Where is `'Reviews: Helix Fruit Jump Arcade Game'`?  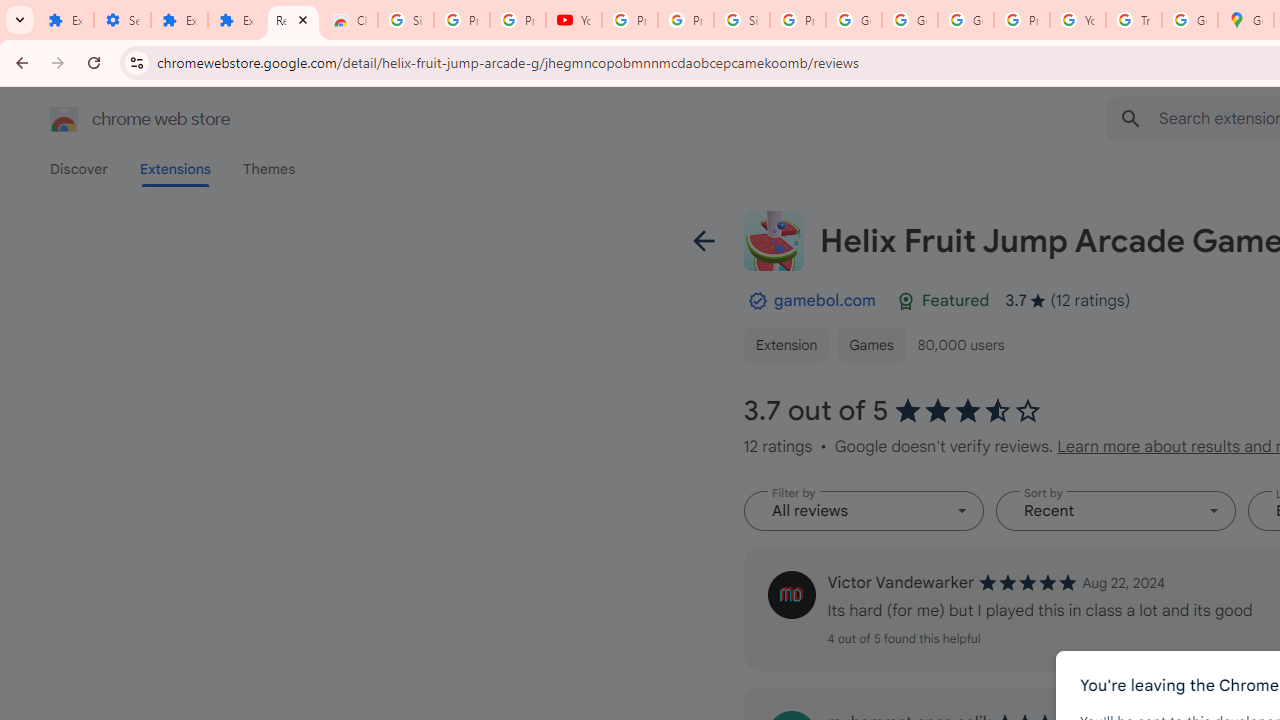 'Reviews: Helix Fruit Jump Arcade Game' is located at coordinates (292, 20).